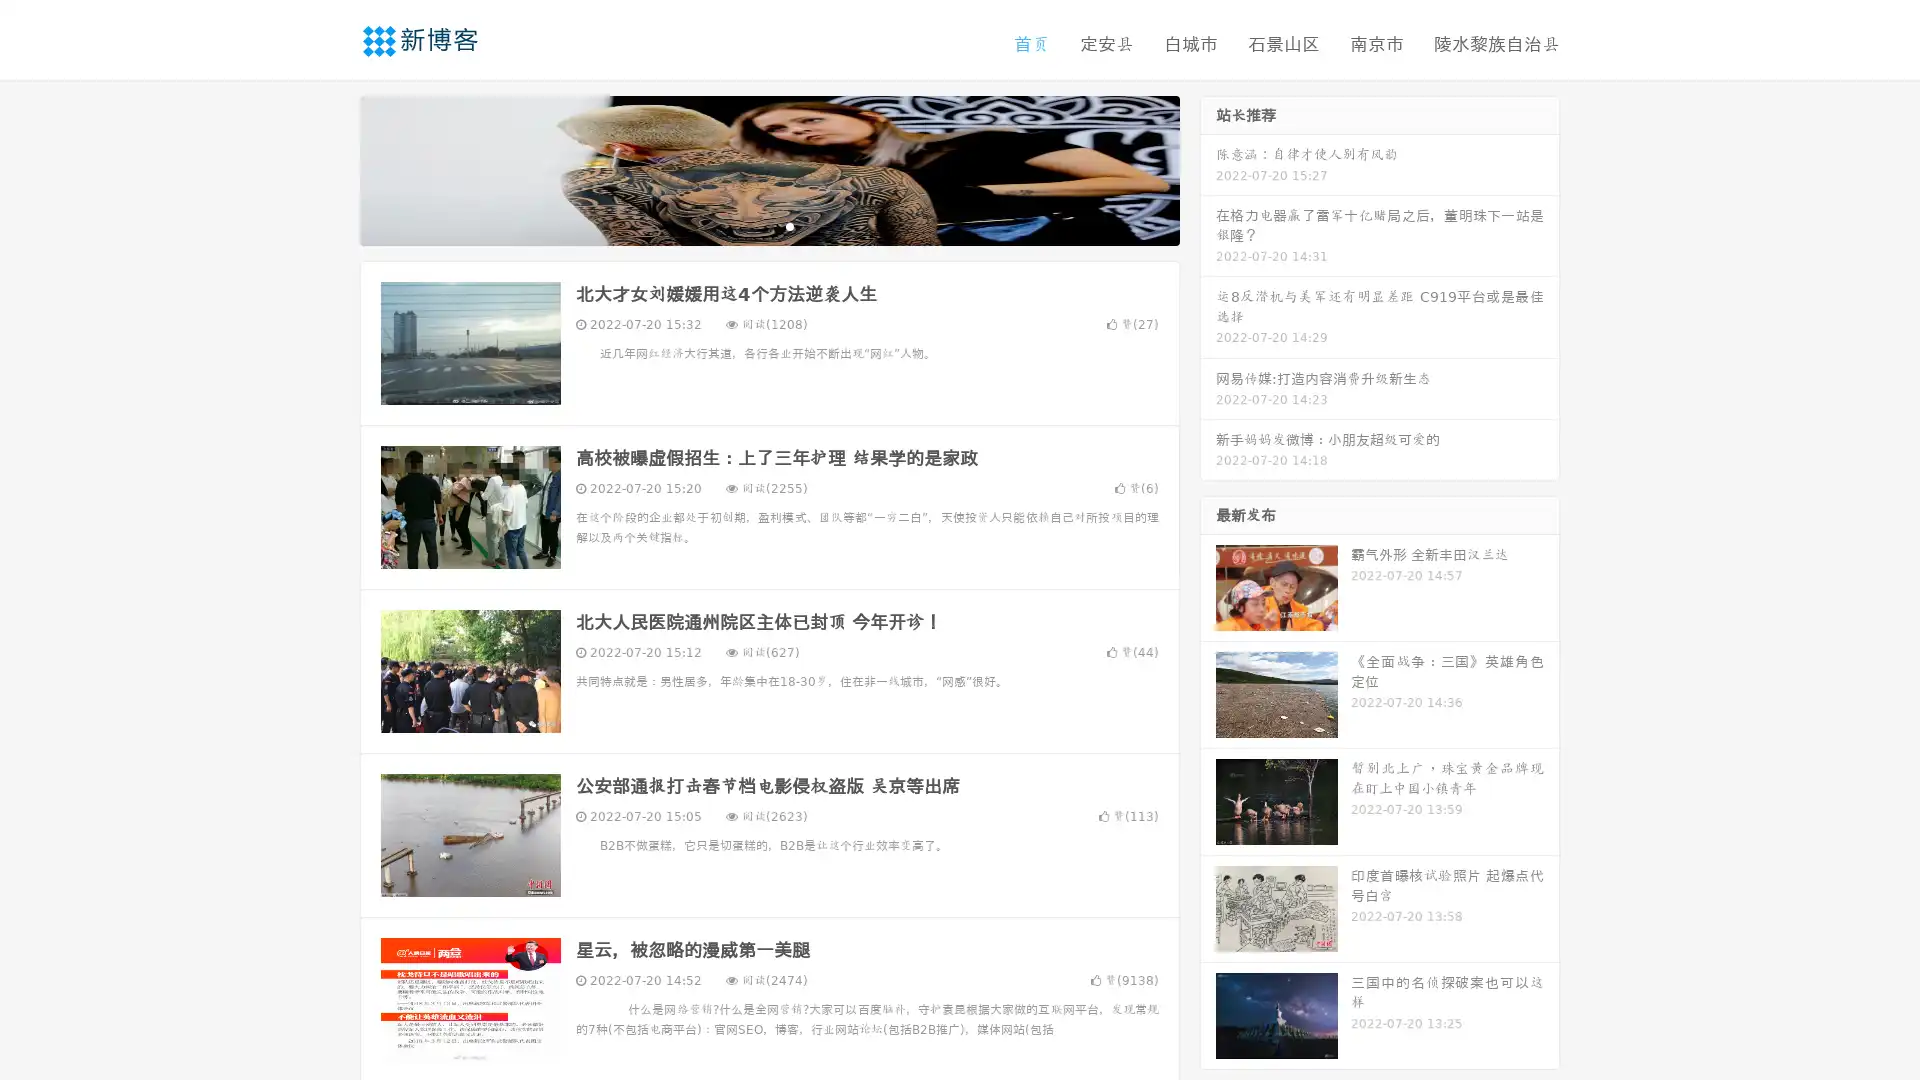  Describe the element at coordinates (1208, 168) in the screenshot. I see `Next slide` at that location.